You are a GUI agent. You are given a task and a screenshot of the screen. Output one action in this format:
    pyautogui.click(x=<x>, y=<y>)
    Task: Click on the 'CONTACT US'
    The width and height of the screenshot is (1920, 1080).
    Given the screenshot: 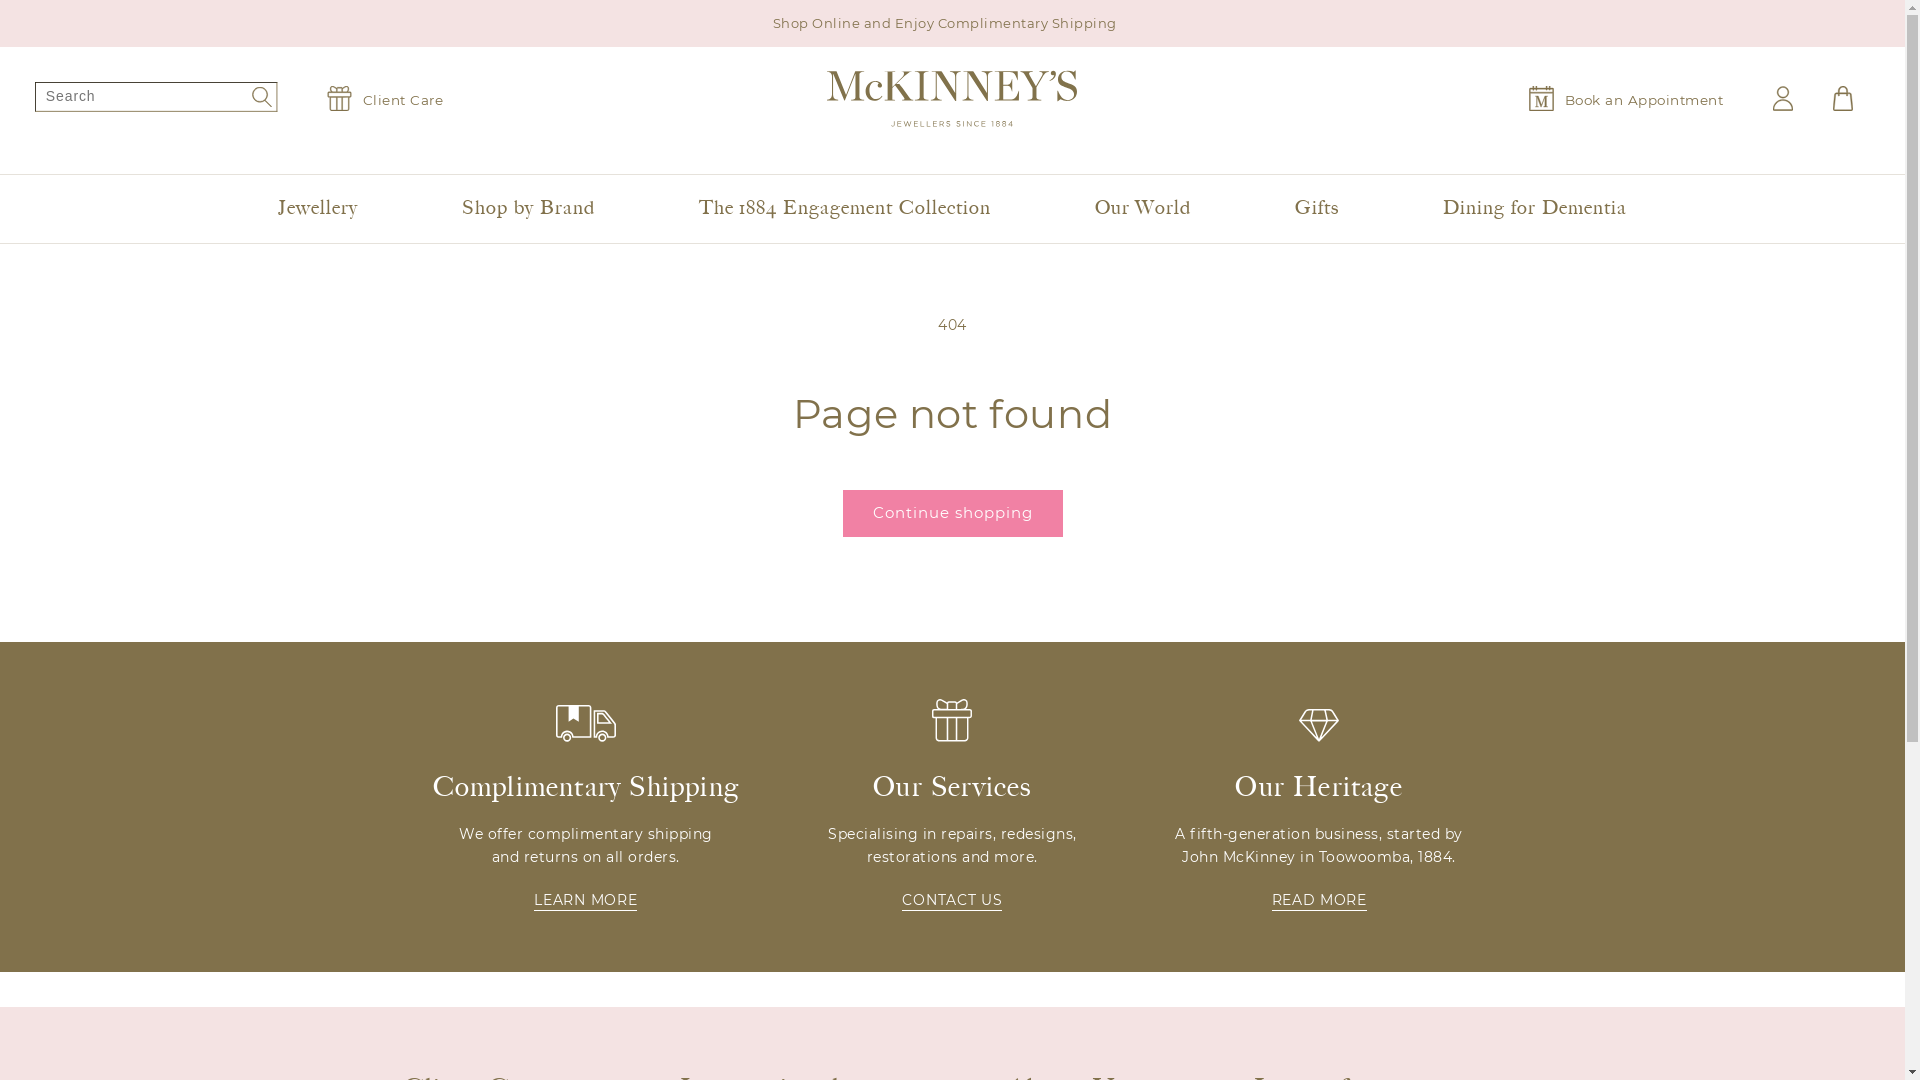 What is the action you would take?
    pyautogui.click(x=950, y=901)
    